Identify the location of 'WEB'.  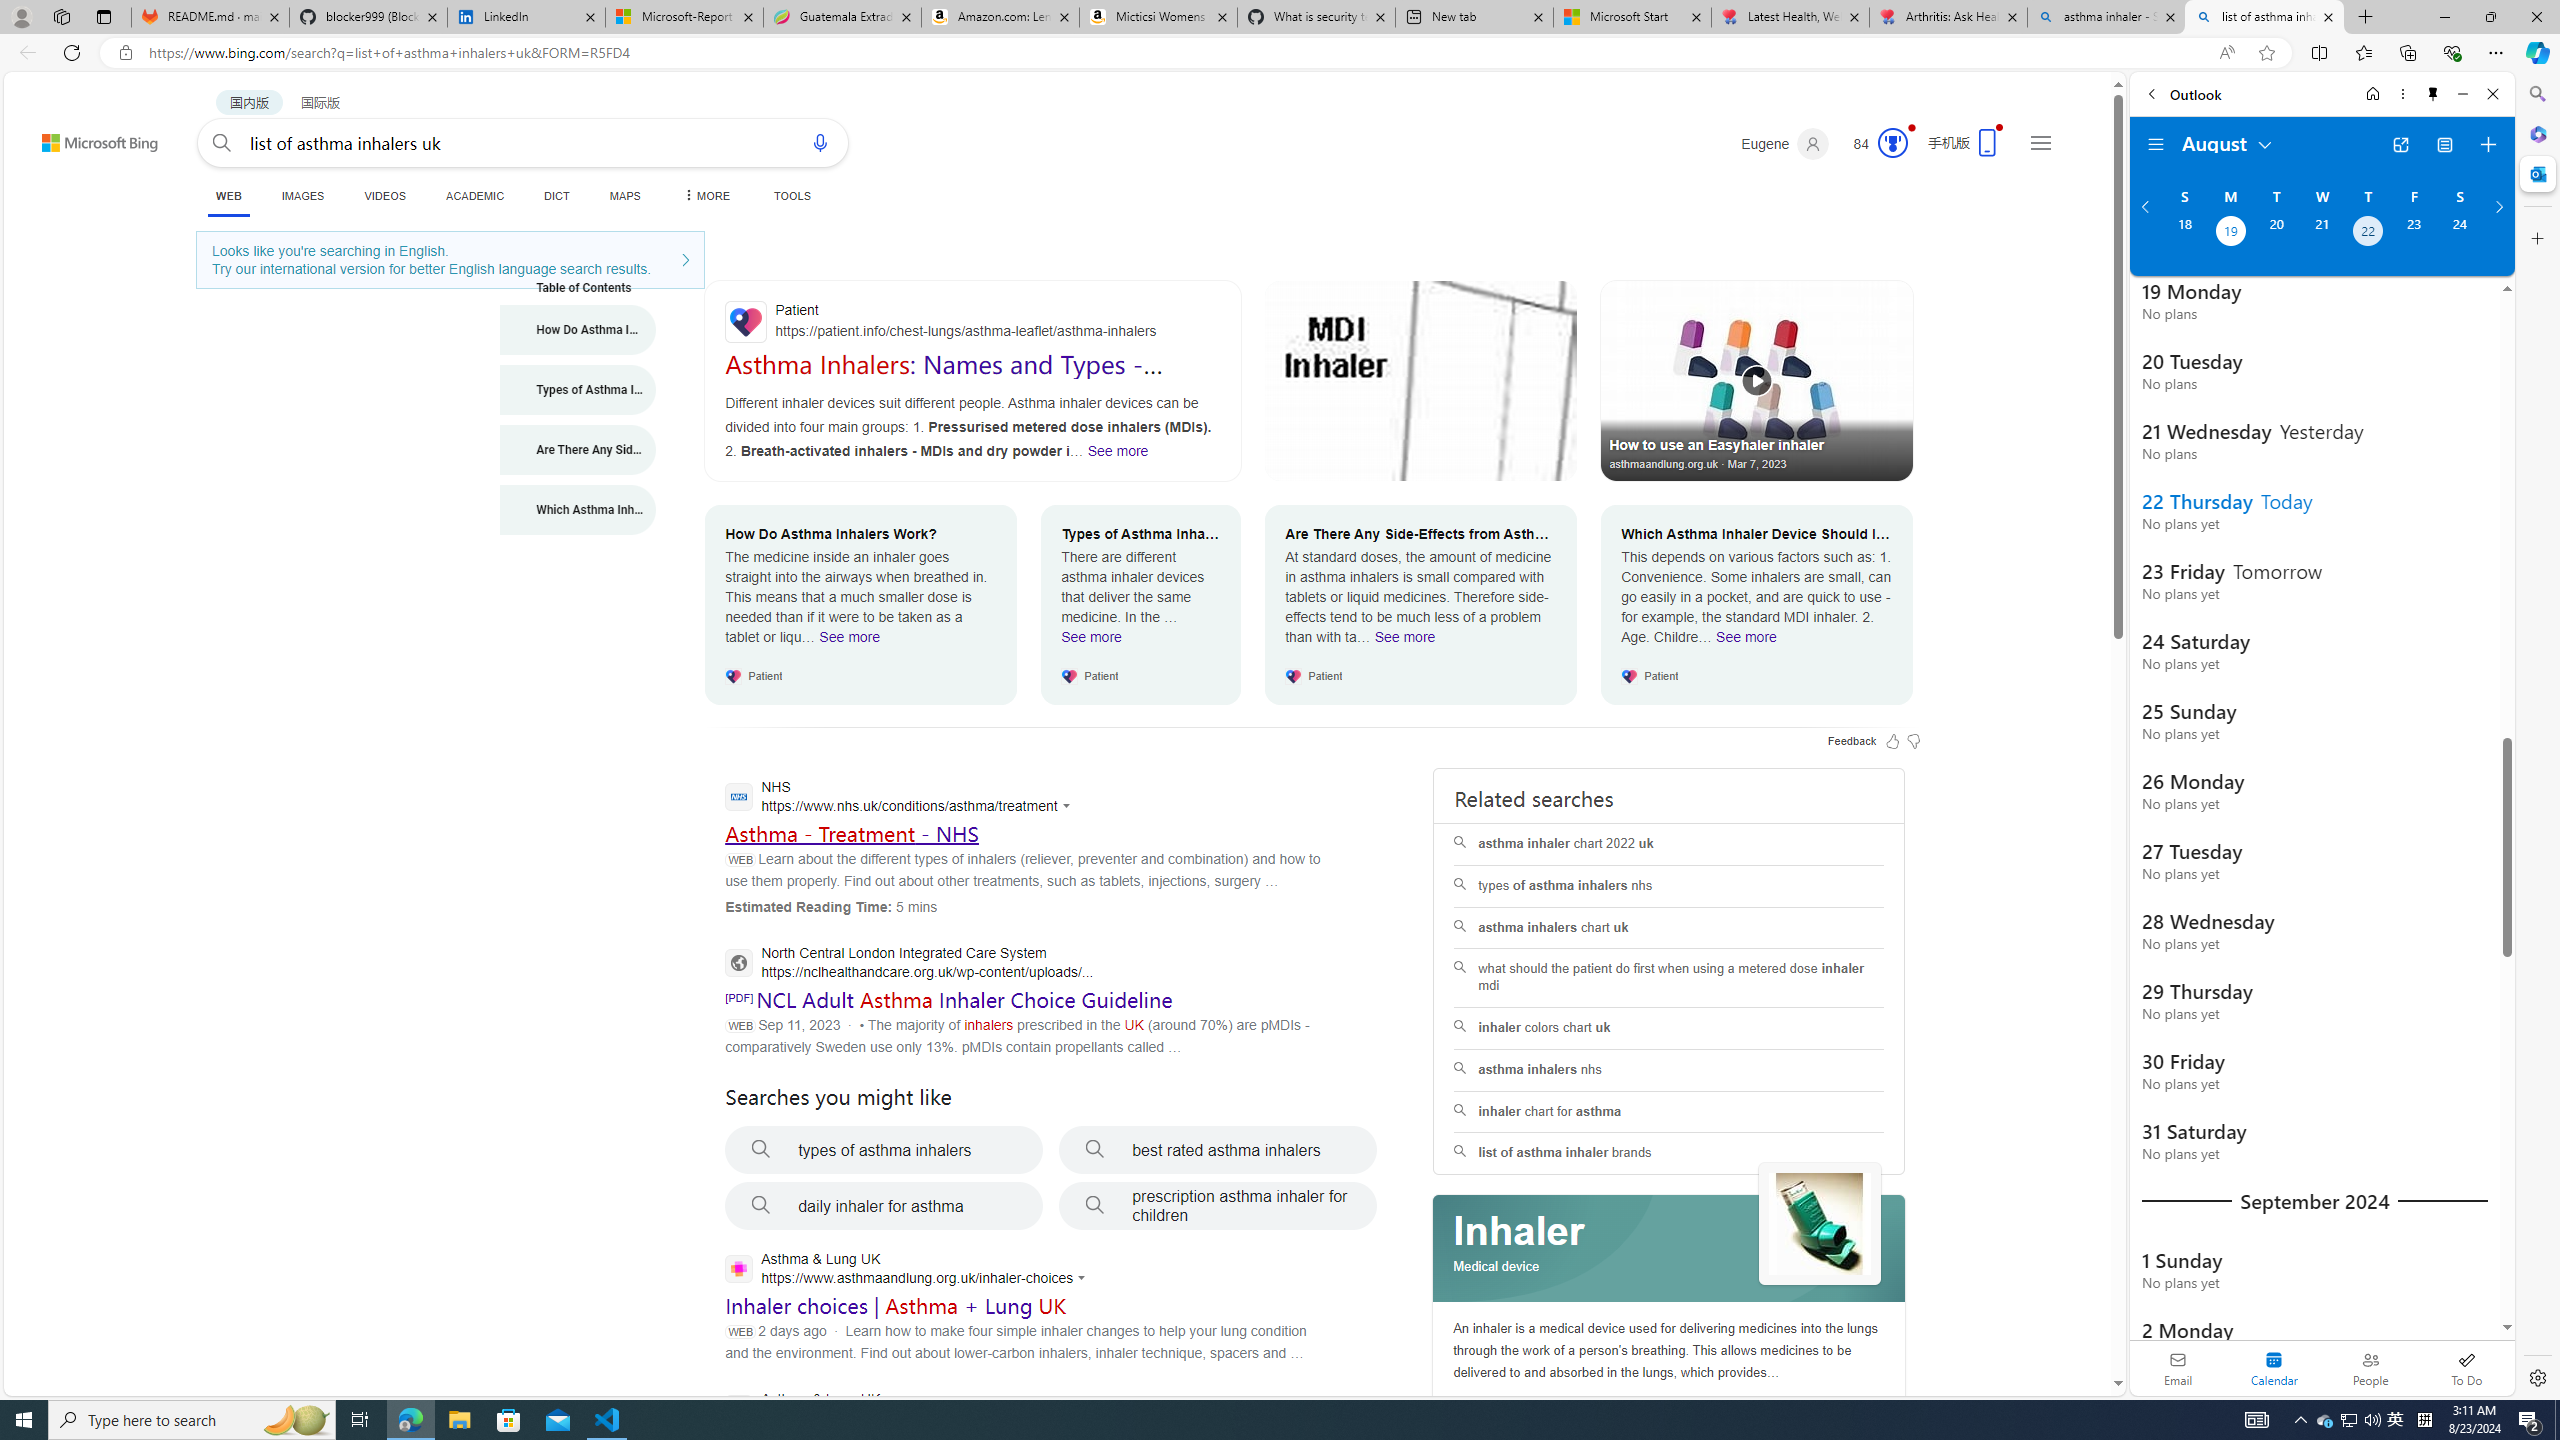
(228, 195).